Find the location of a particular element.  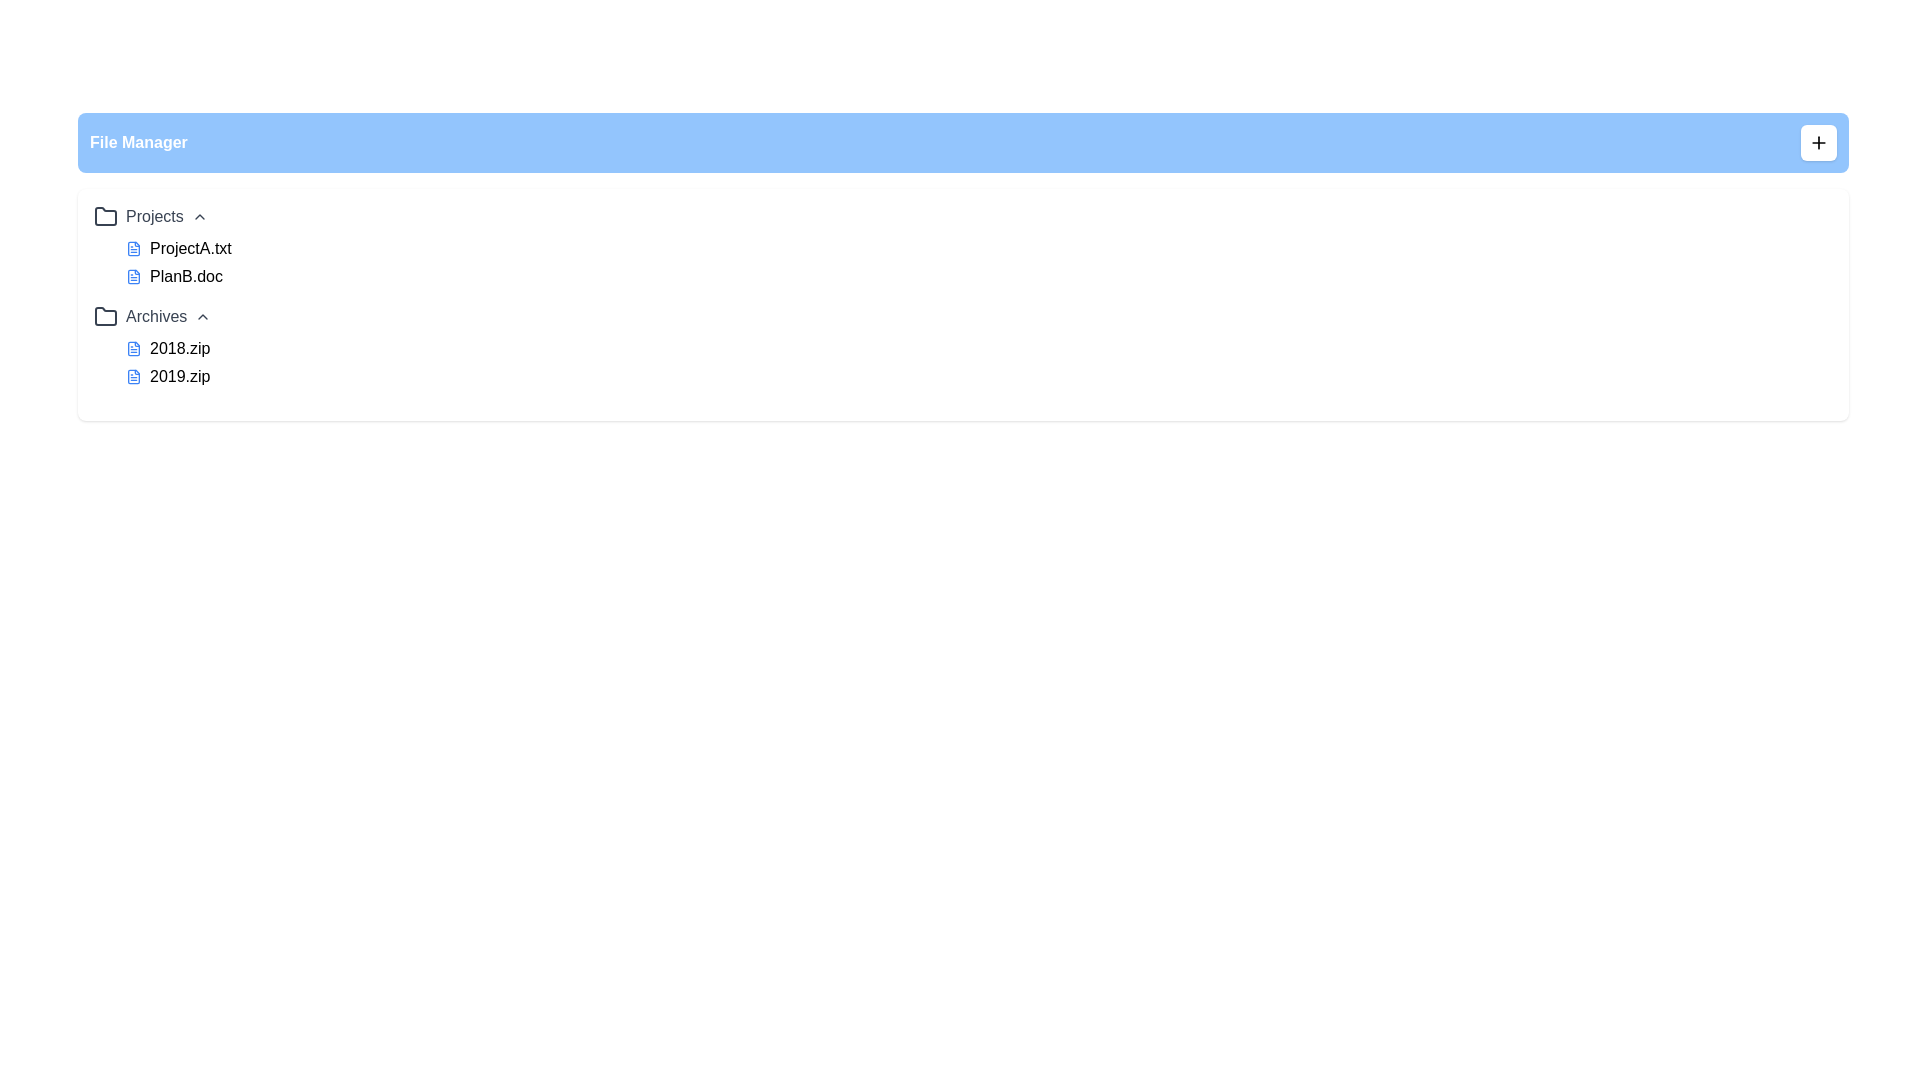

the document icon with a folded corner that is blue and located to the left of the '2019.zip' text in the file manager section under the 'Archives' folder is located at coordinates (133, 377).